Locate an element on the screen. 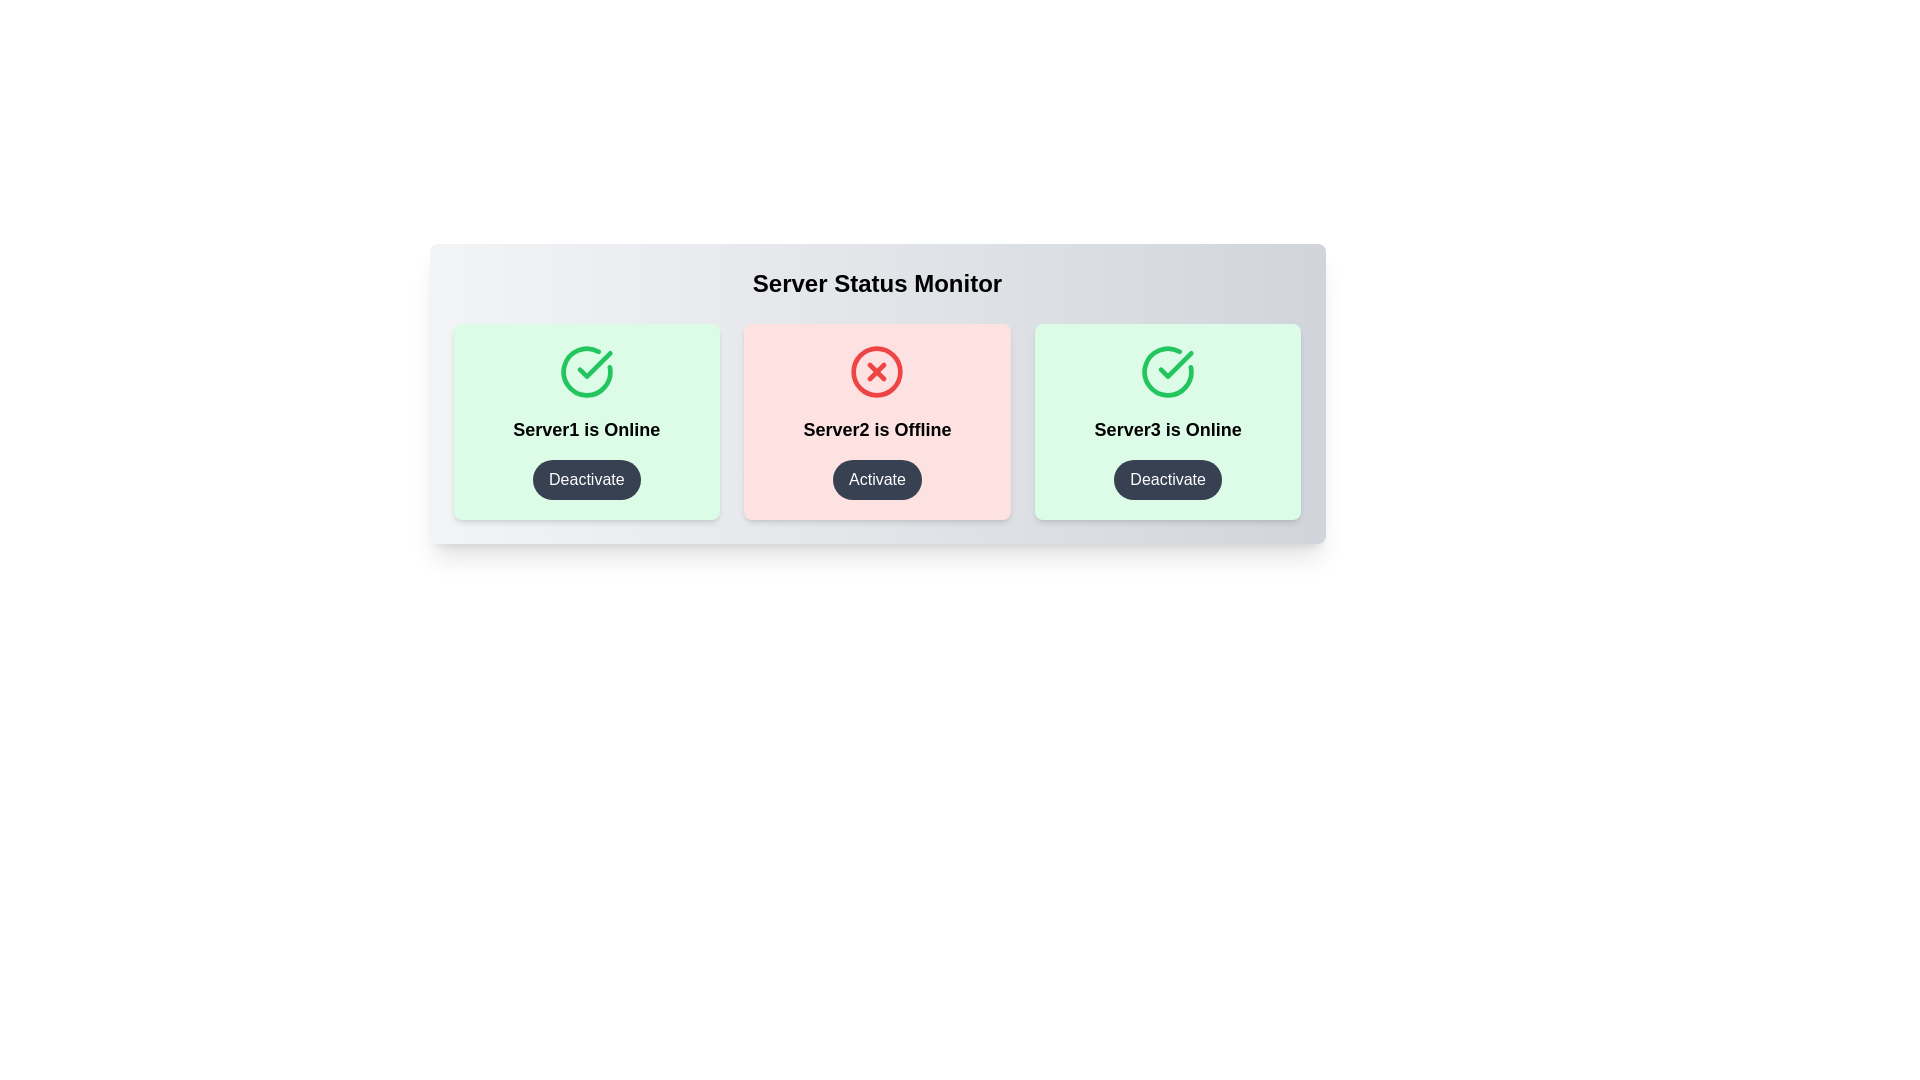 The height and width of the screenshot is (1080, 1920). the action button for Server3 to toggle its state is located at coordinates (1168, 479).